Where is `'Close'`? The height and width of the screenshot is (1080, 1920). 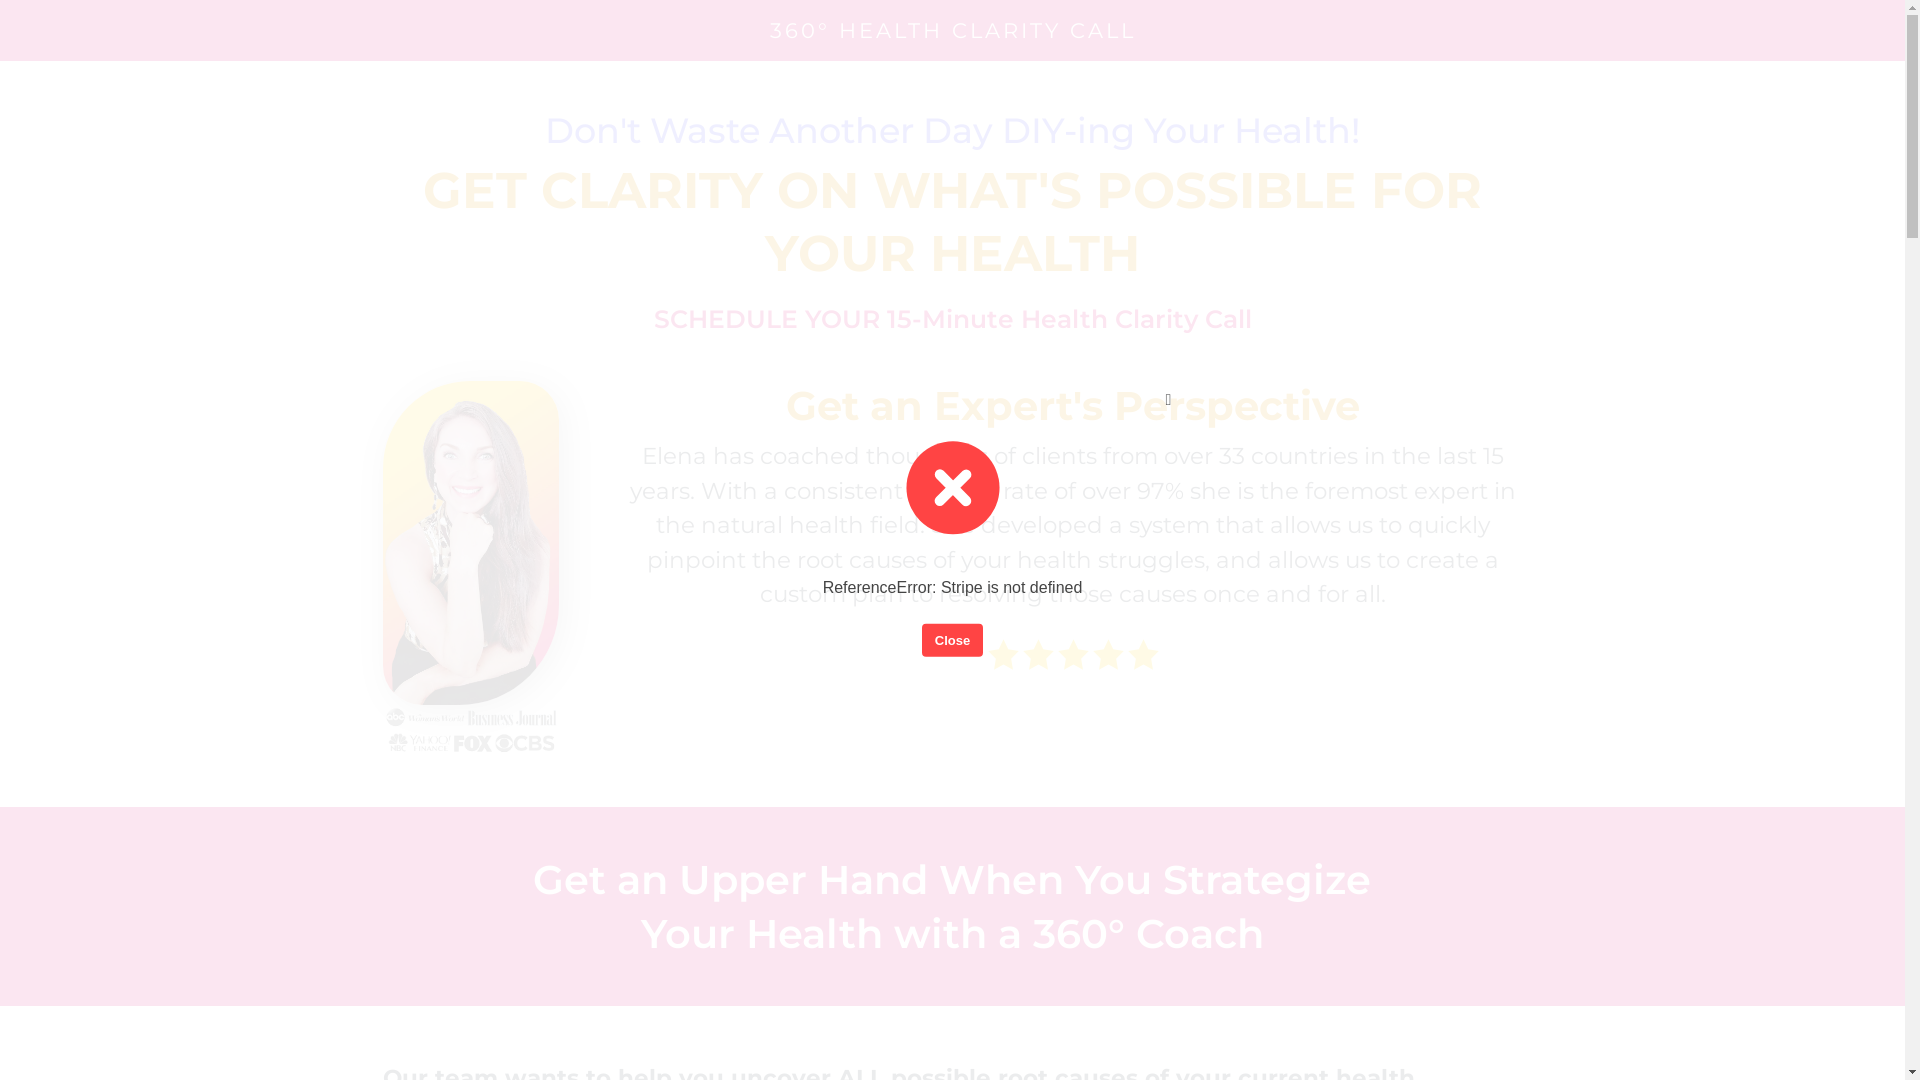
'Close' is located at coordinates (951, 640).